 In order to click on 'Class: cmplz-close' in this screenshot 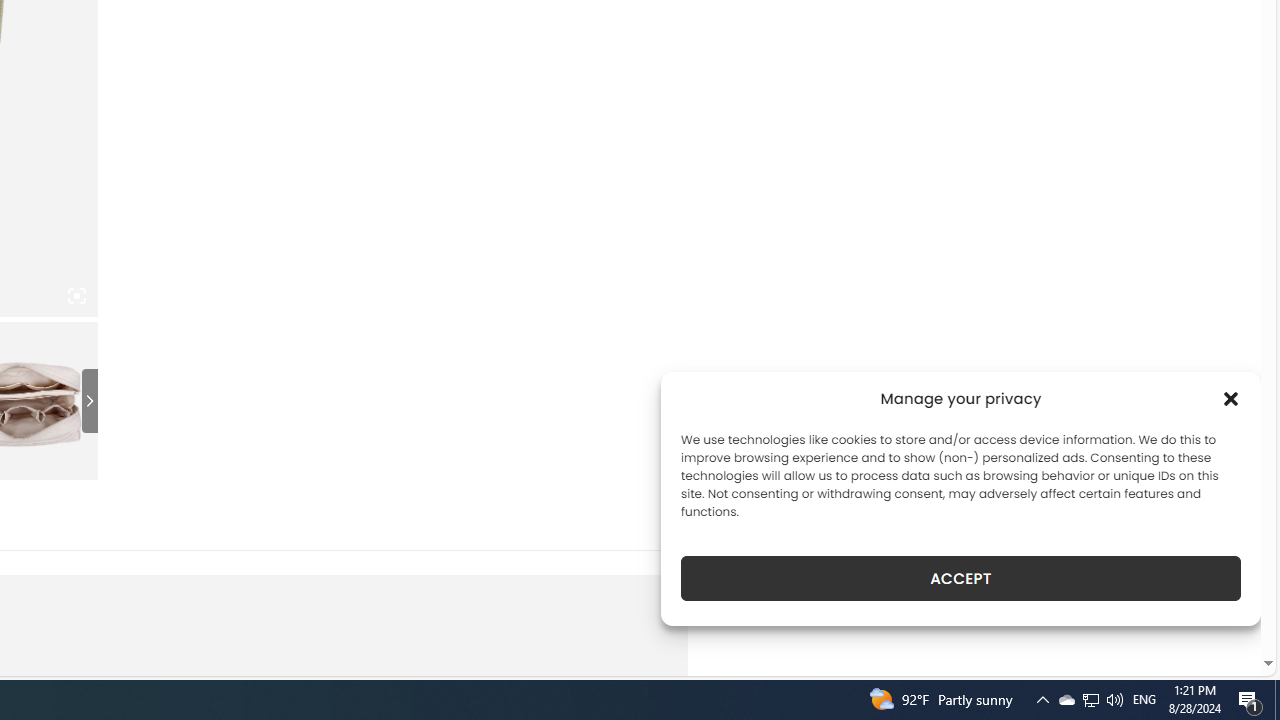, I will do `click(1230, 398)`.